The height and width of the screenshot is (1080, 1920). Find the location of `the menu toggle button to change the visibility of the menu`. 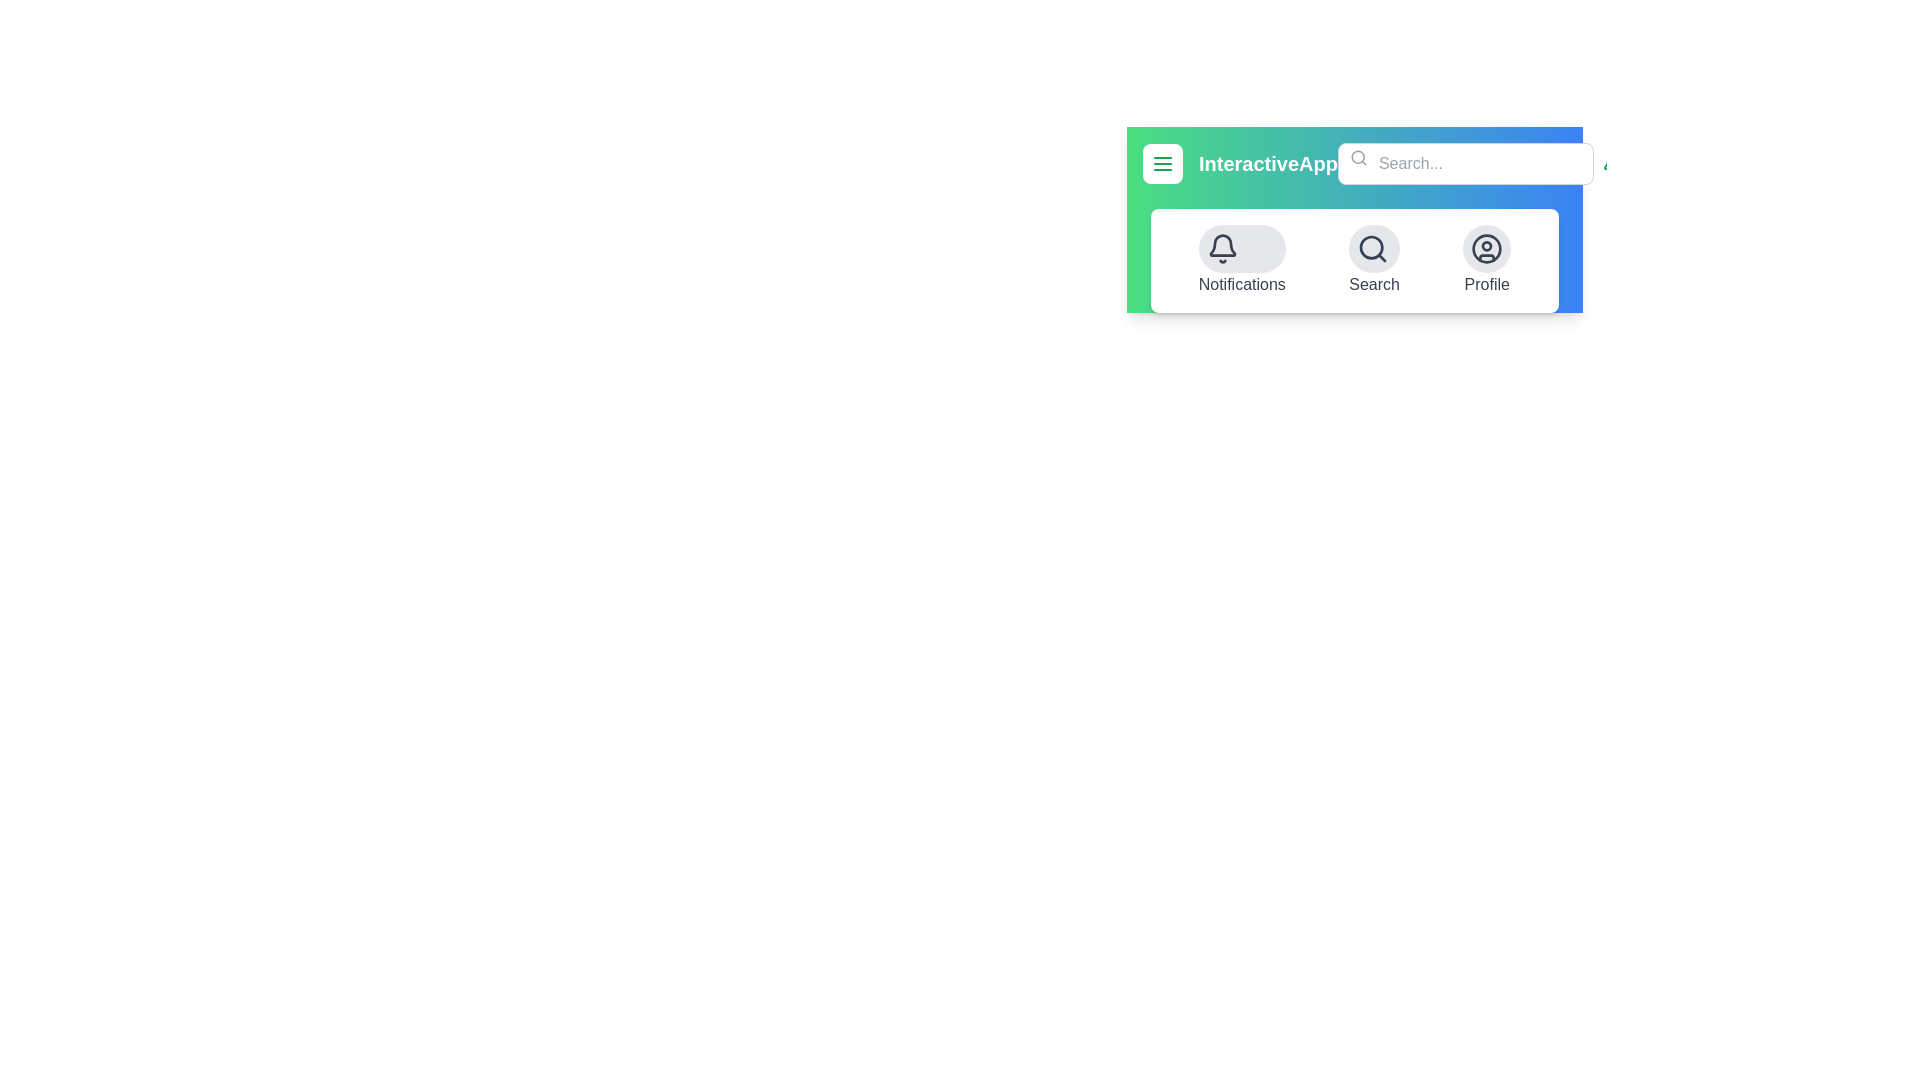

the menu toggle button to change the visibility of the menu is located at coordinates (1162, 163).